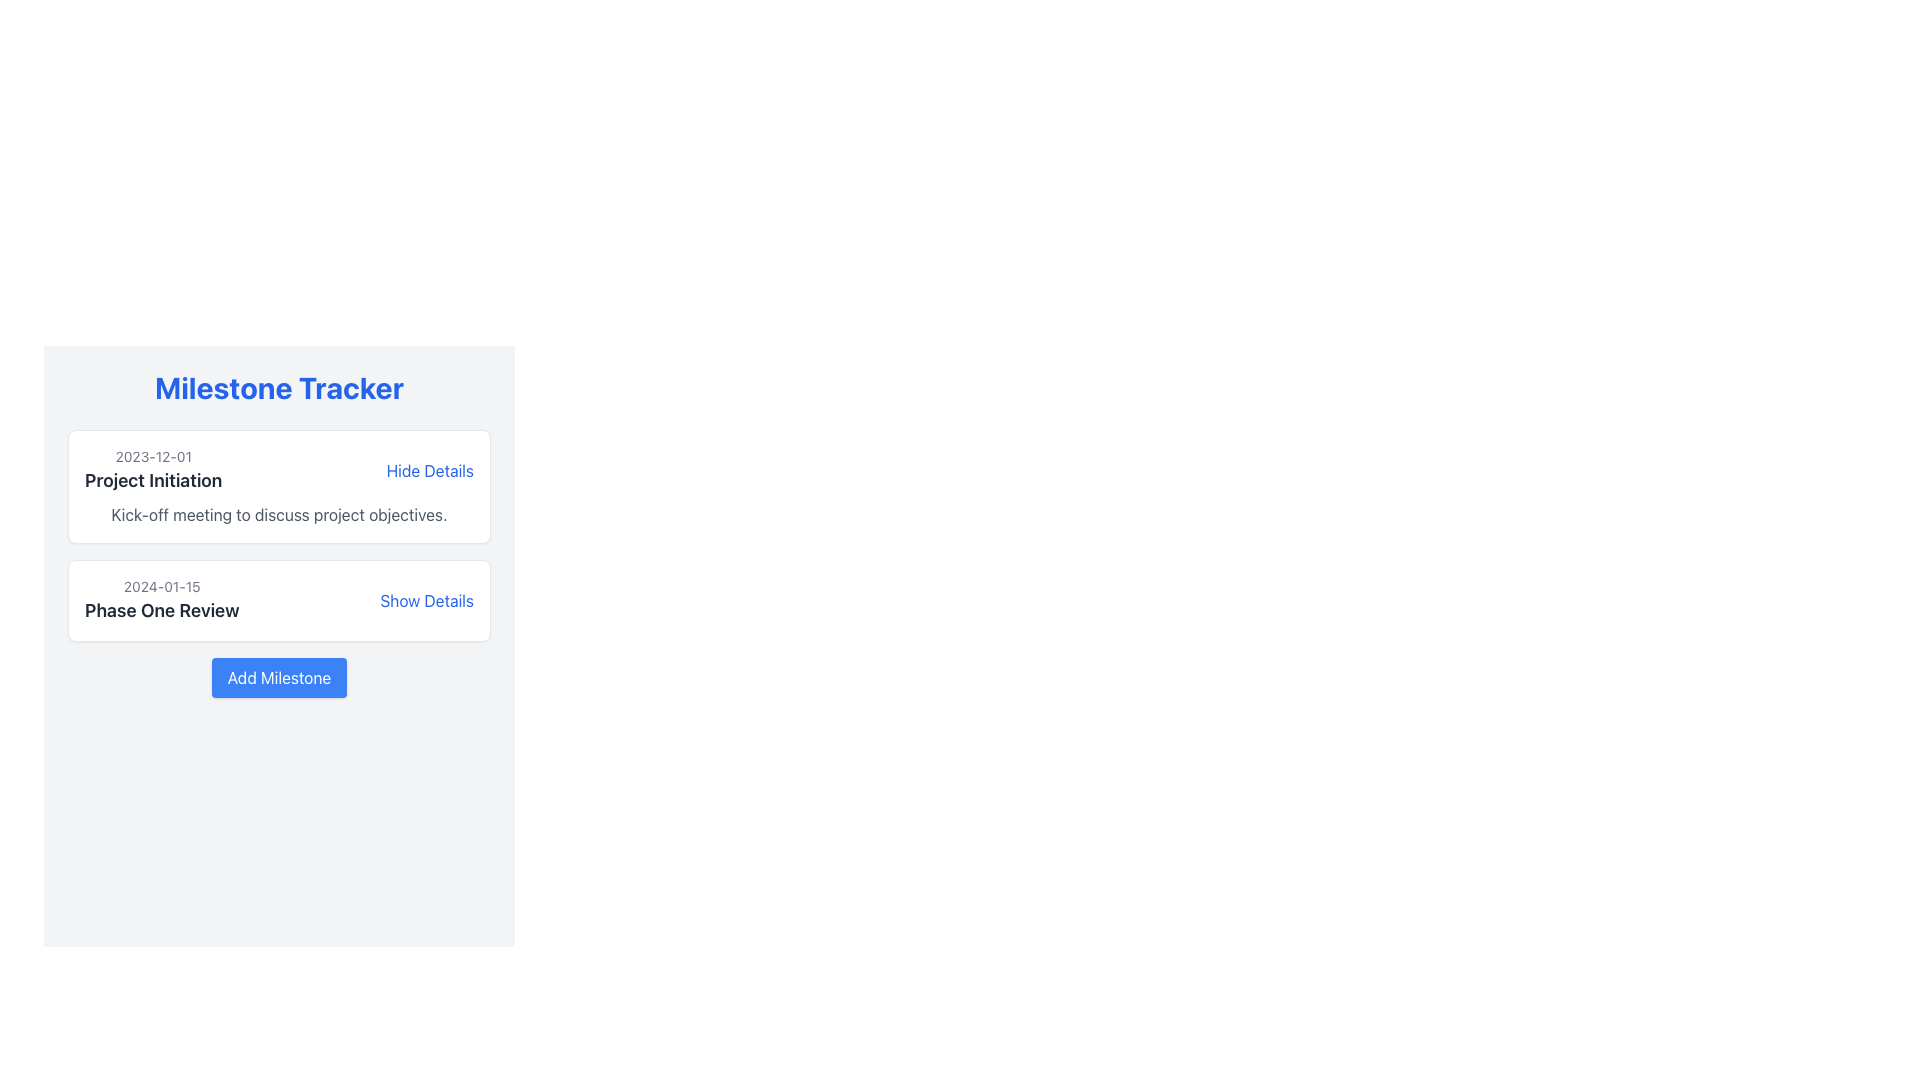 This screenshot has height=1080, width=1920. Describe the element at coordinates (162, 600) in the screenshot. I see `the static text display showing the second milestone's title and date under the 'Milestone Tracker' heading` at that location.